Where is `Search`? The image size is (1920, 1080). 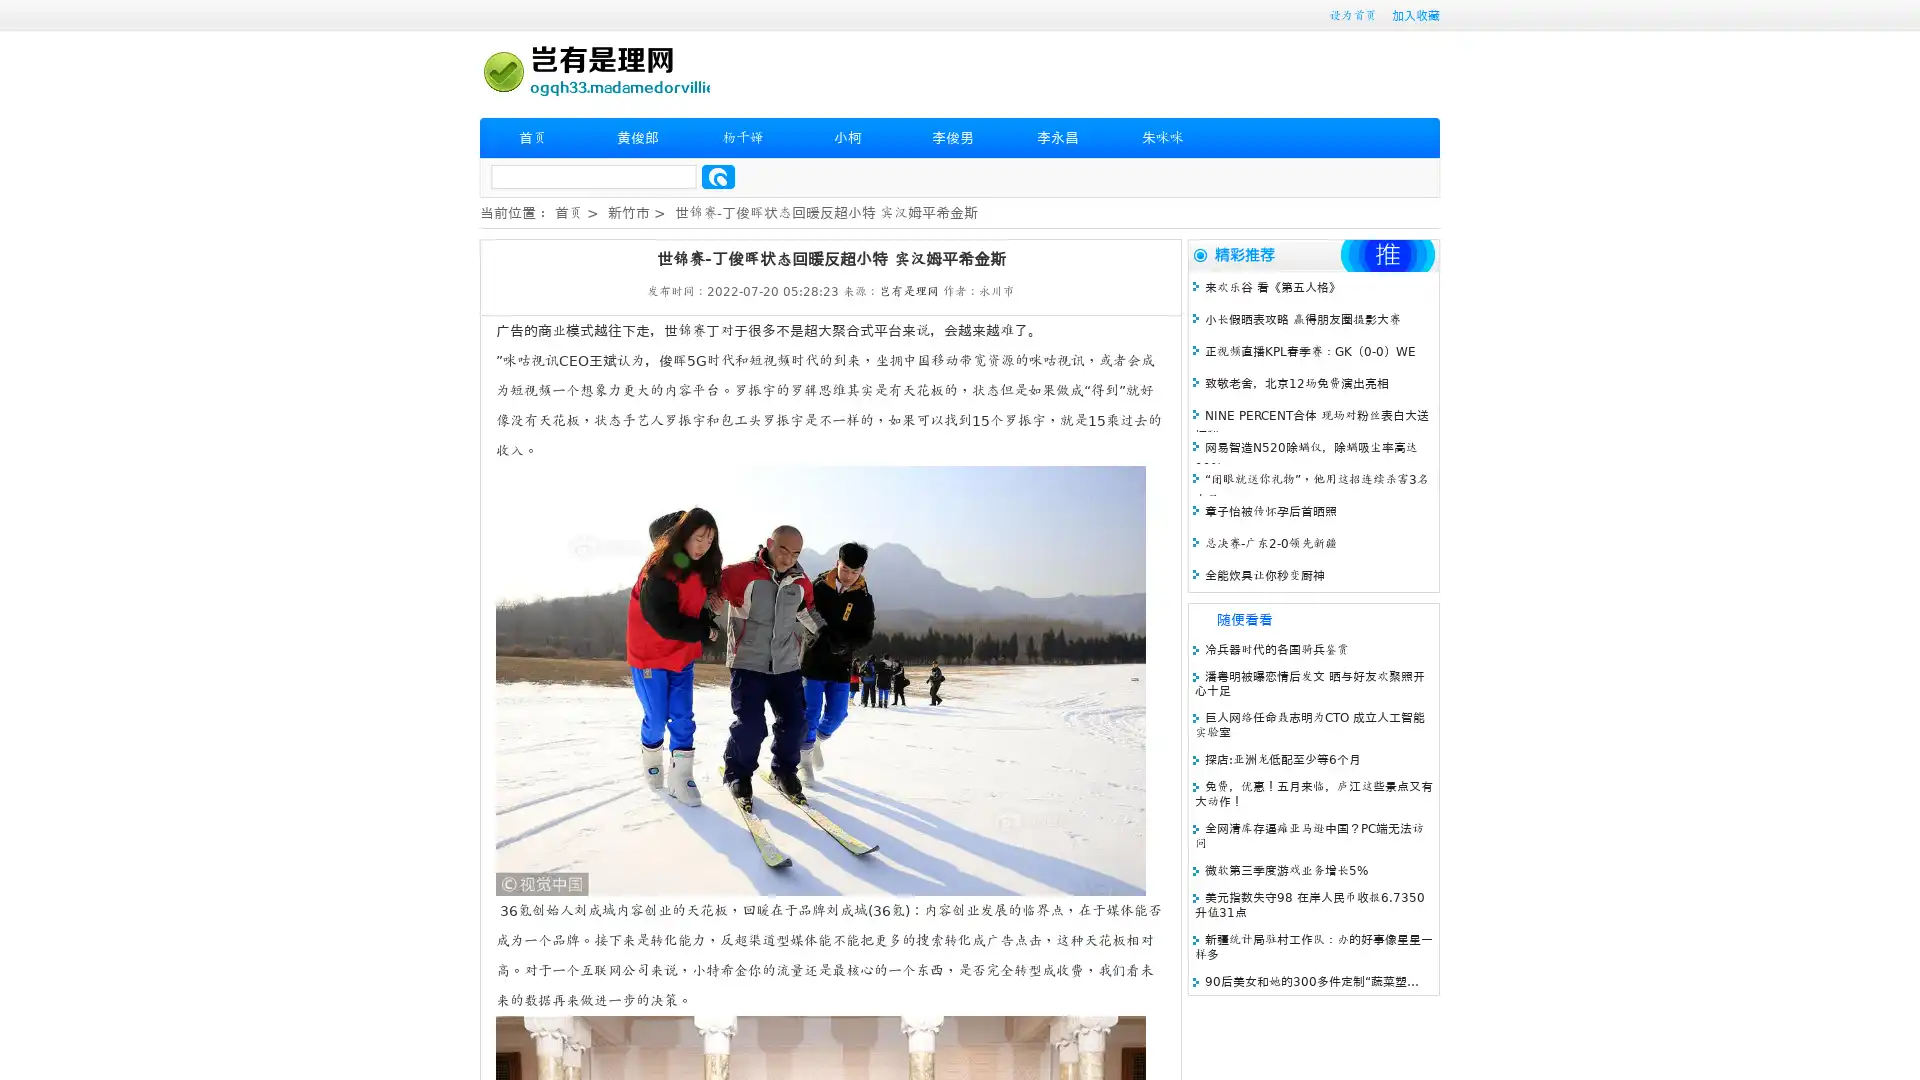
Search is located at coordinates (718, 176).